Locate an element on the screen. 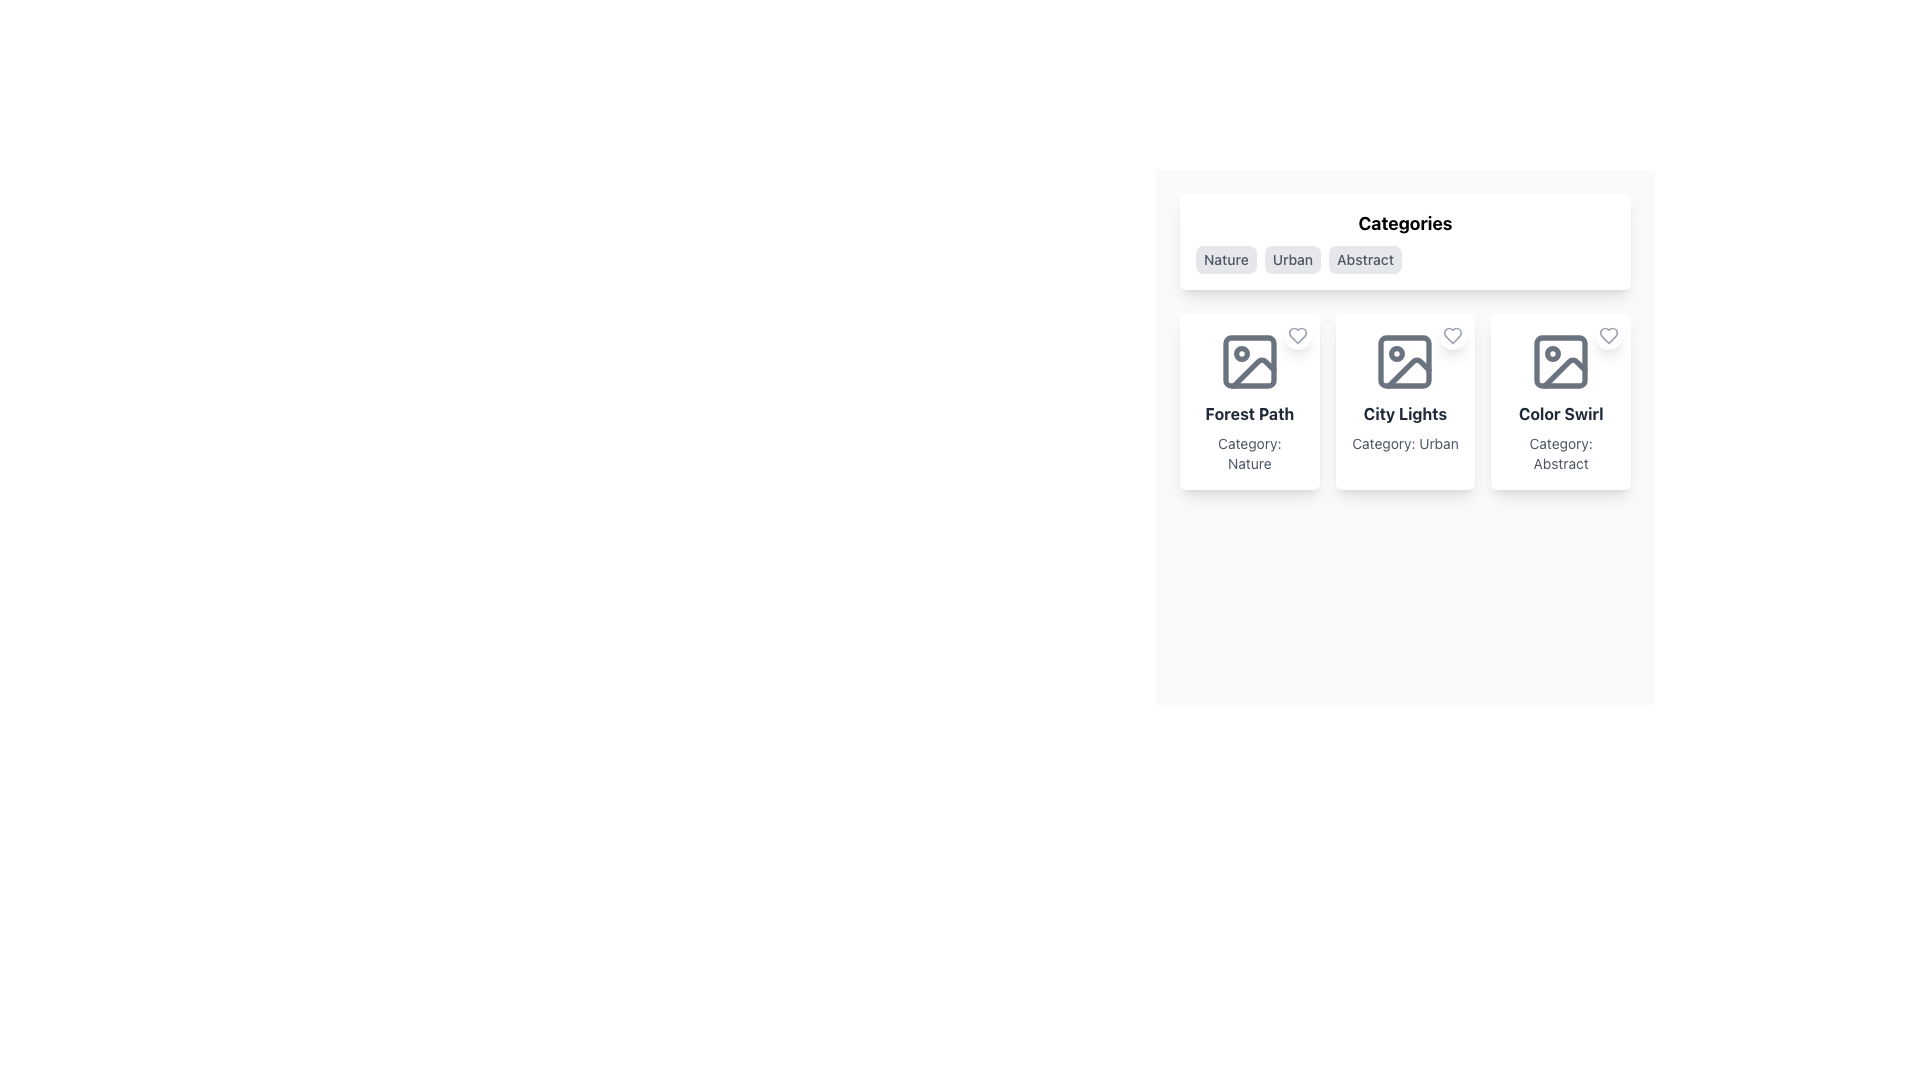 The height and width of the screenshot is (1080, 1920). the 'Abstract' button, which is the third button in a row of three, to filter content is located at coordinates (1364, 258).